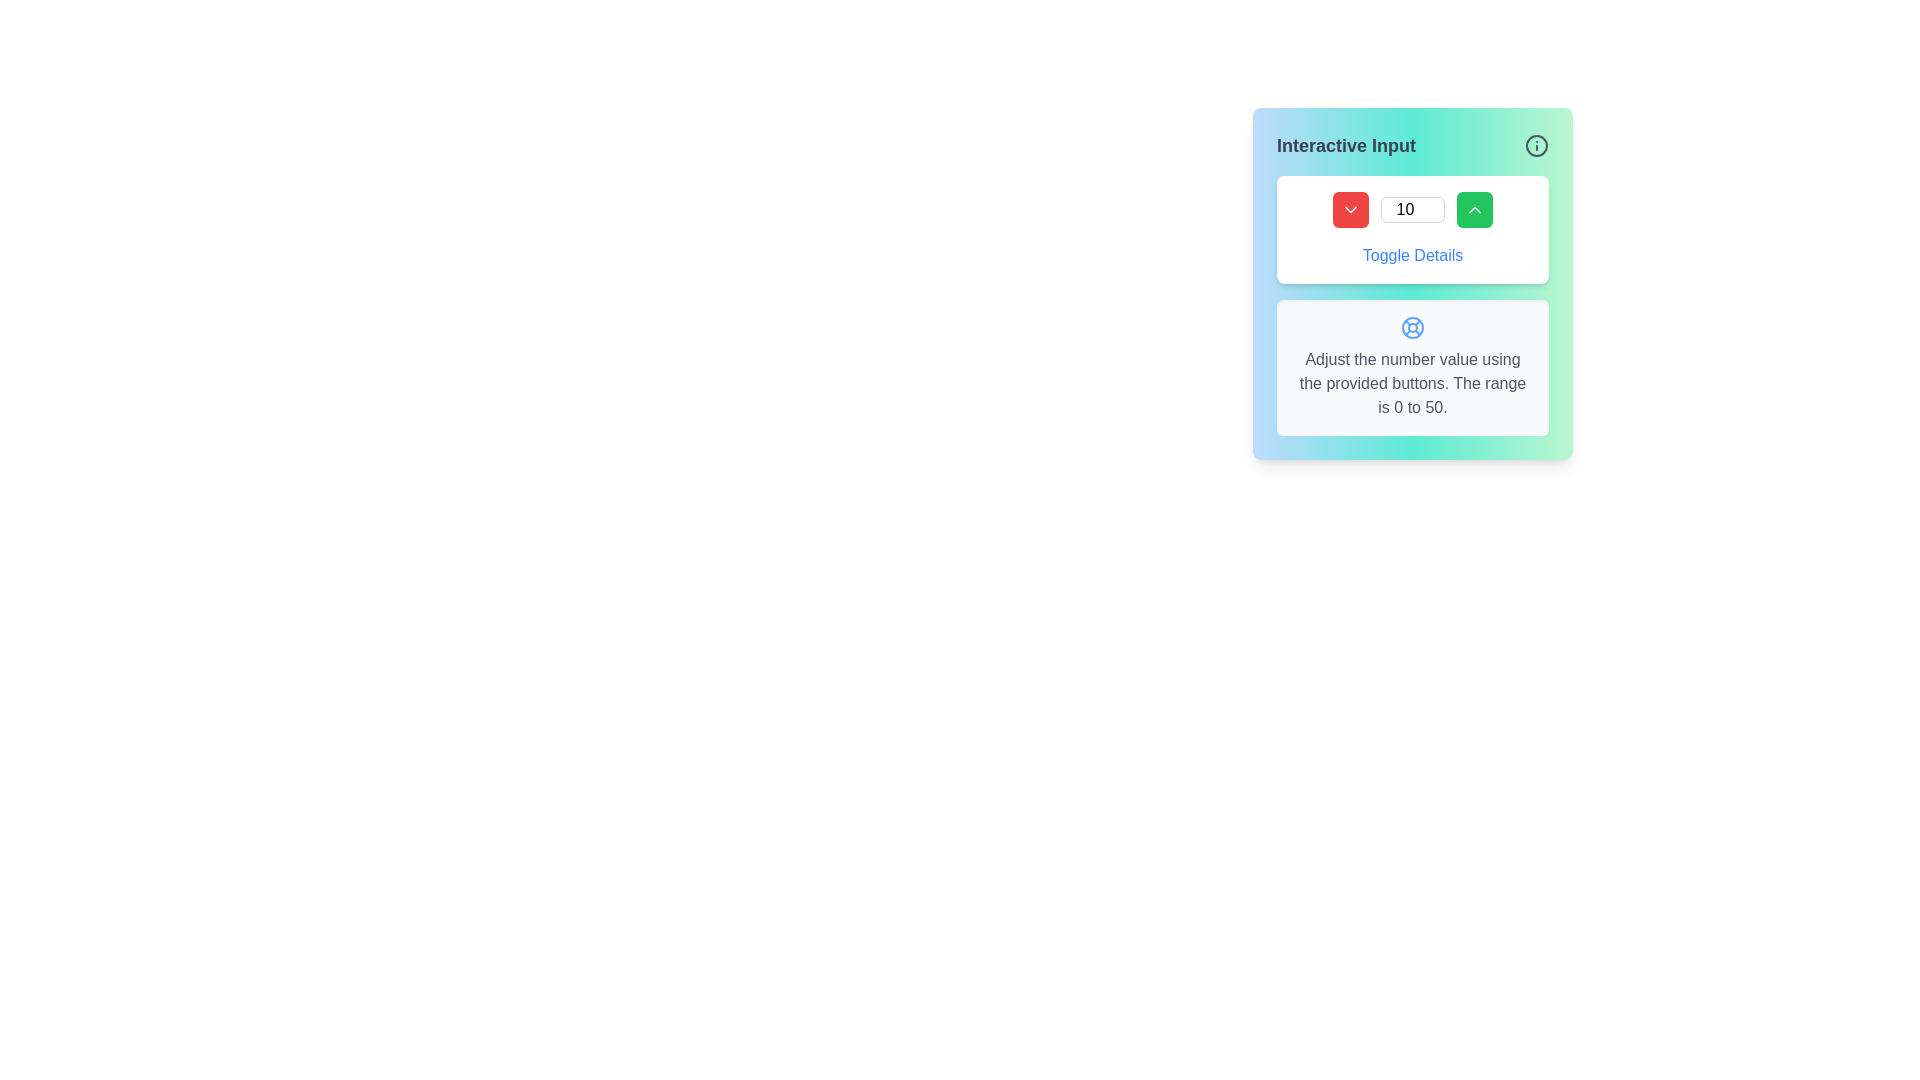 Image resolution: width=1920 pixels, height=1080 pixels. What do you see at coordinates (1411, 326) in the screenshot?
I see `the SVG icon located in the middle of the descriptive block below the 'Interactive Input' section, which symbolizes assistance or safety settings` at bounding box center [1411, 326].